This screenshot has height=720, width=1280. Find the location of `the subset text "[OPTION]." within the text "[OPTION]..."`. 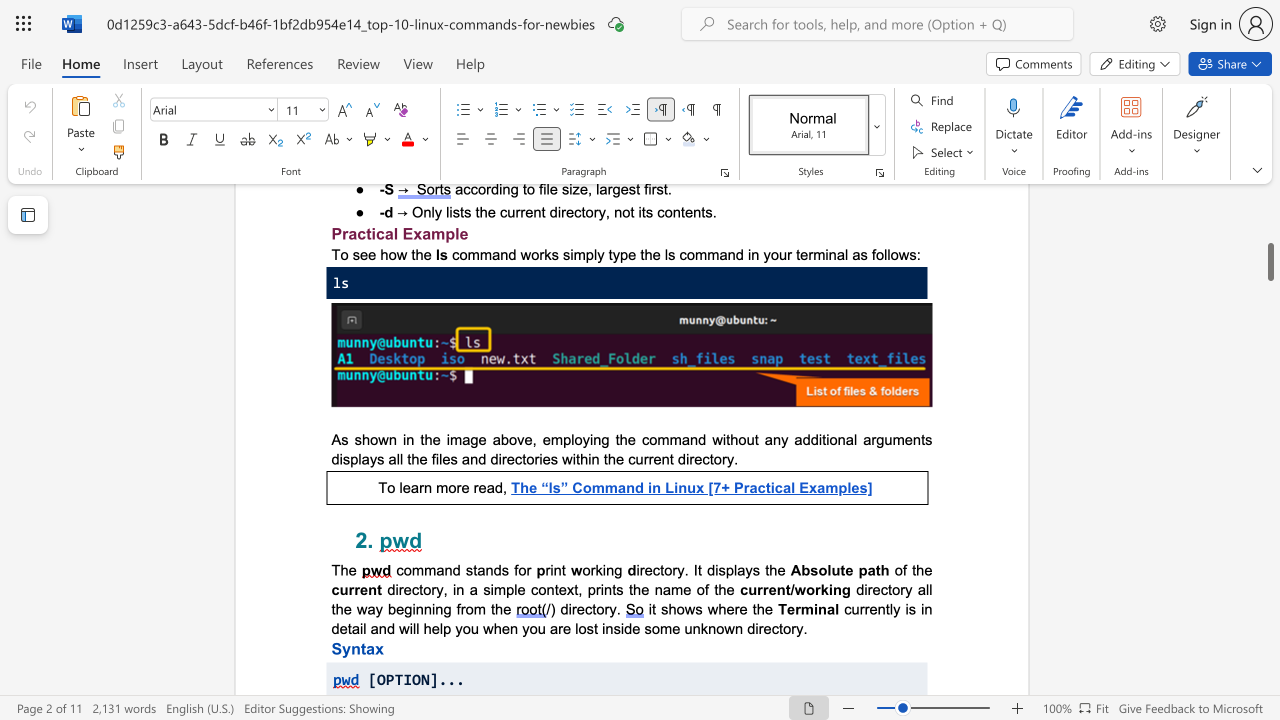

the subset text "[OPTION]." within the text "[OPTION]..." is located at coordinates (368, 678).